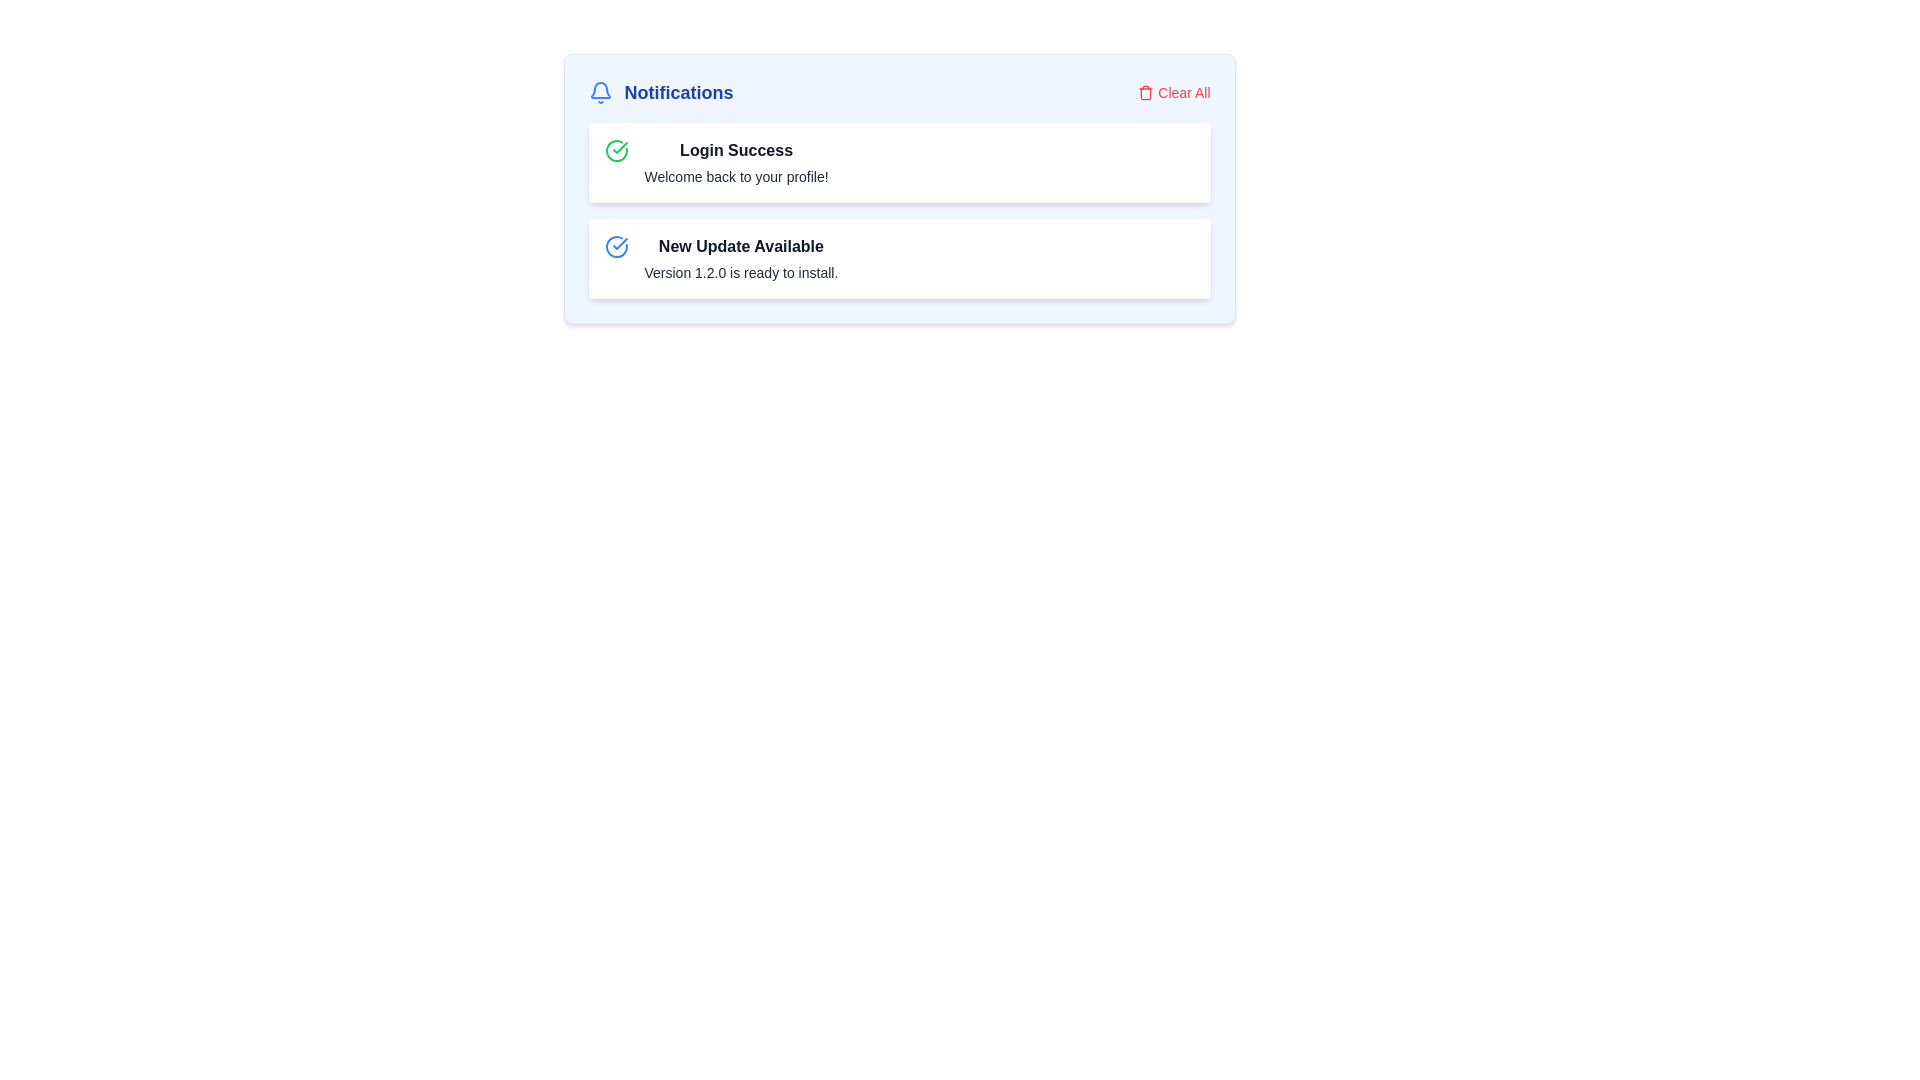  Describe the element at coordinates (615, 149) in the screenshot. I see `the leftmost SVG graphic indicating the successful status of the 'Login Success' notification in the Notifications section` at that location.